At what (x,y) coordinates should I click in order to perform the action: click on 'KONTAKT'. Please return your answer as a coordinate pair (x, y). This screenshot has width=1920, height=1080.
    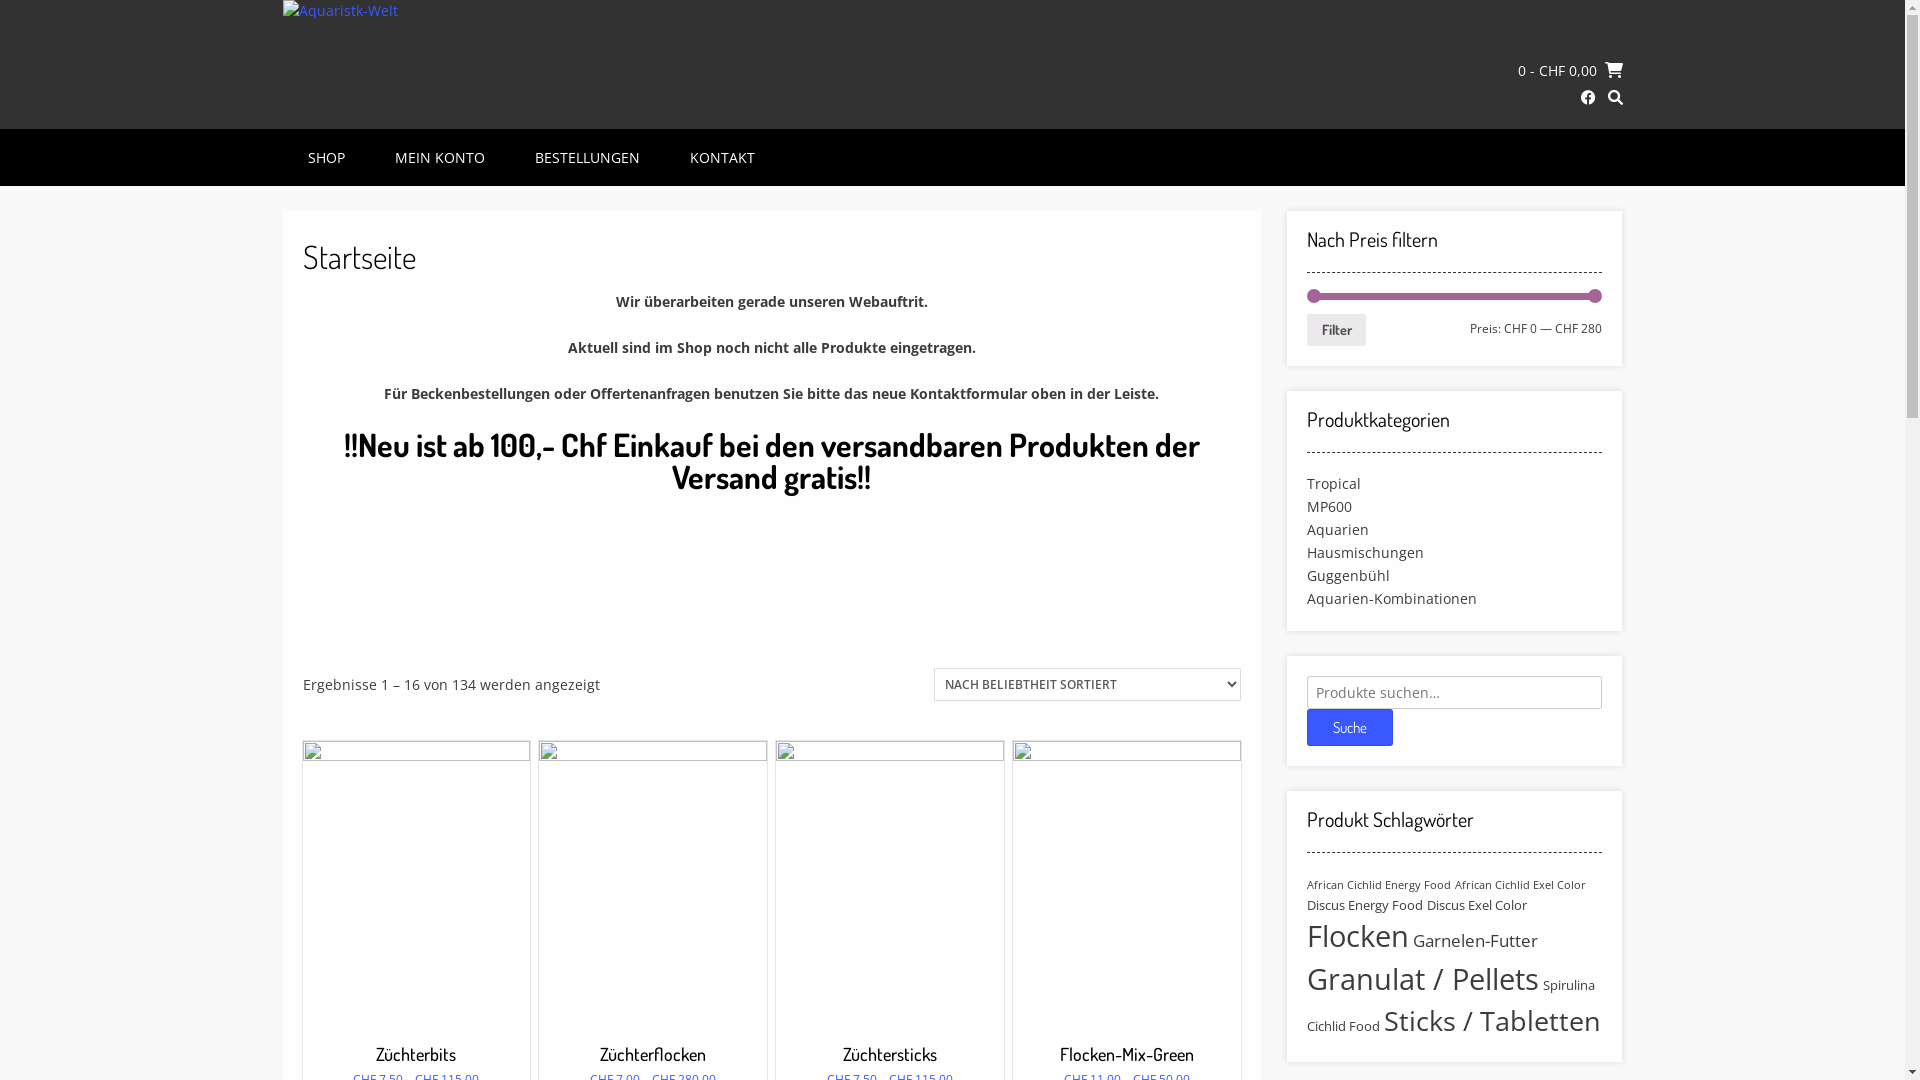
    Looking at the image, I should click on (670, 156).